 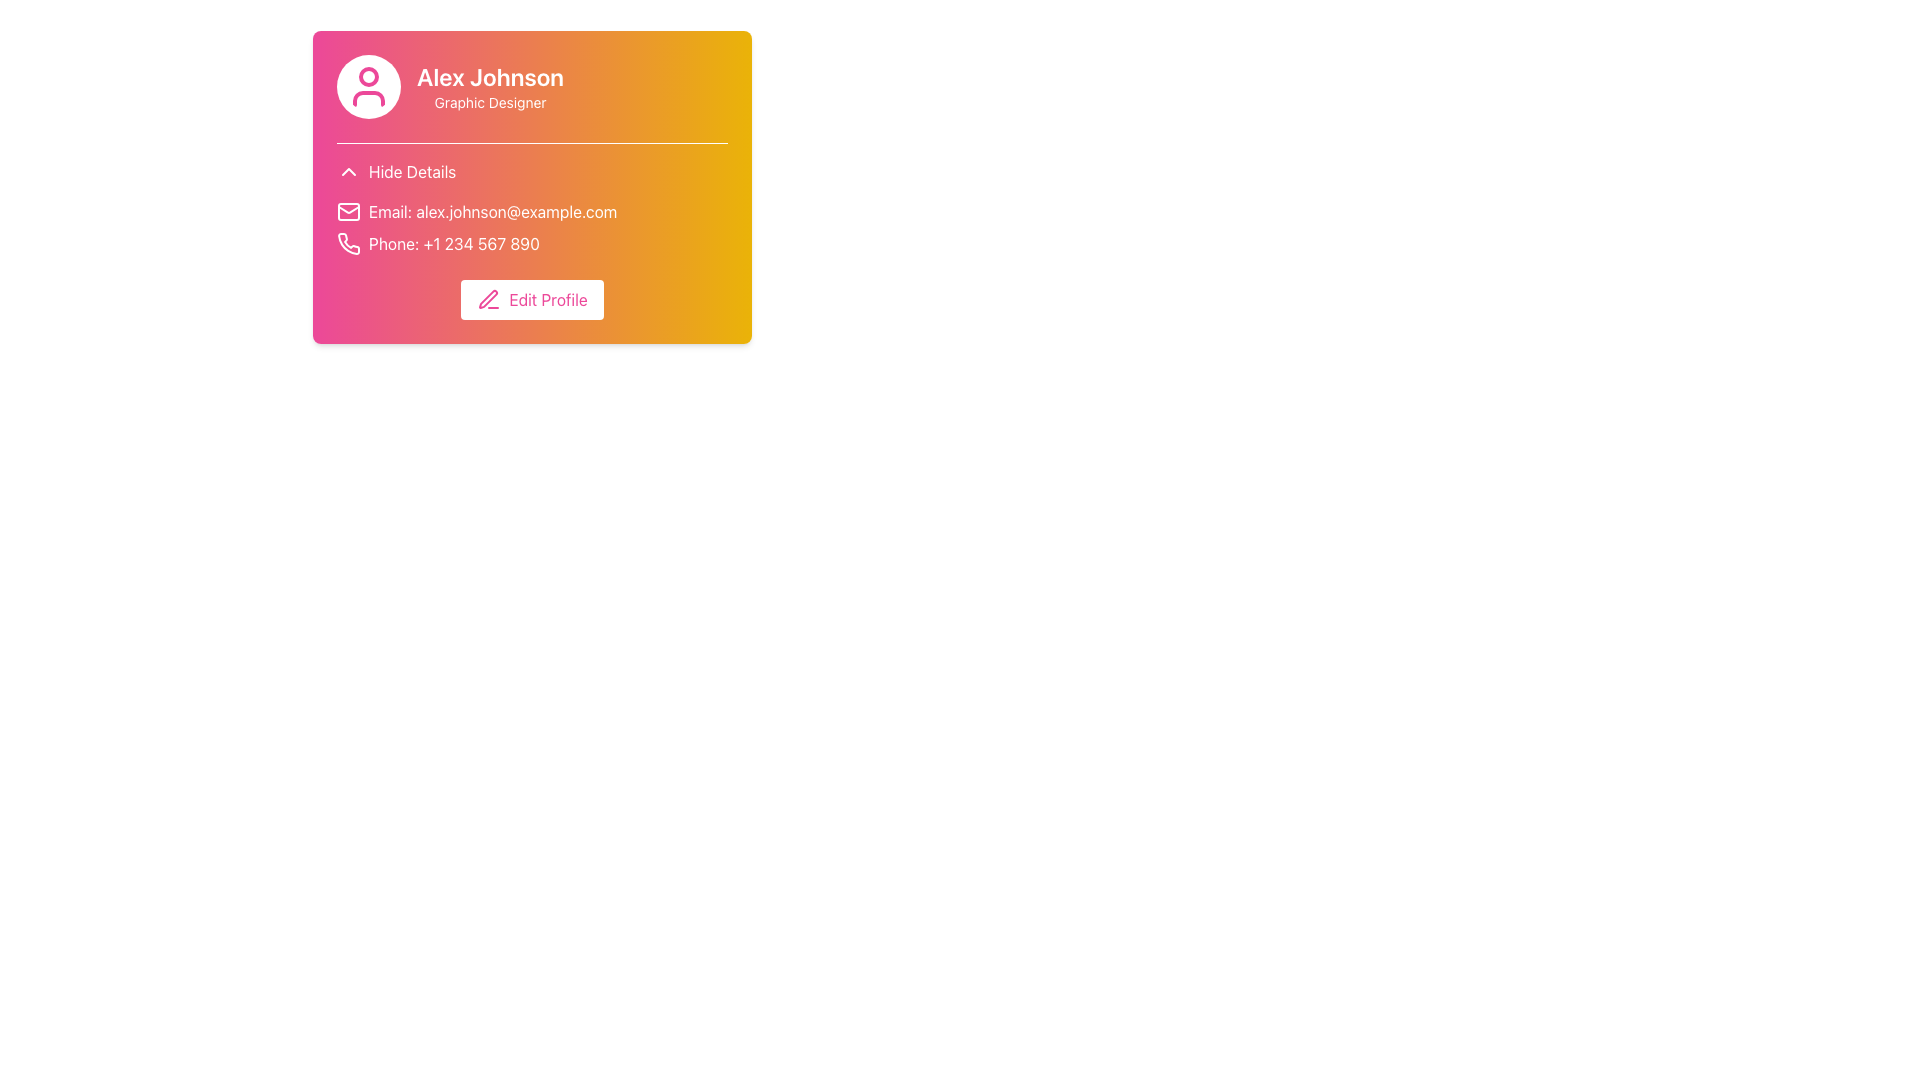 I want to click on the chevron-shaped icon pointing upwards, which is located to the left of the 'Hide Details' text, so click(x=349, y=171).